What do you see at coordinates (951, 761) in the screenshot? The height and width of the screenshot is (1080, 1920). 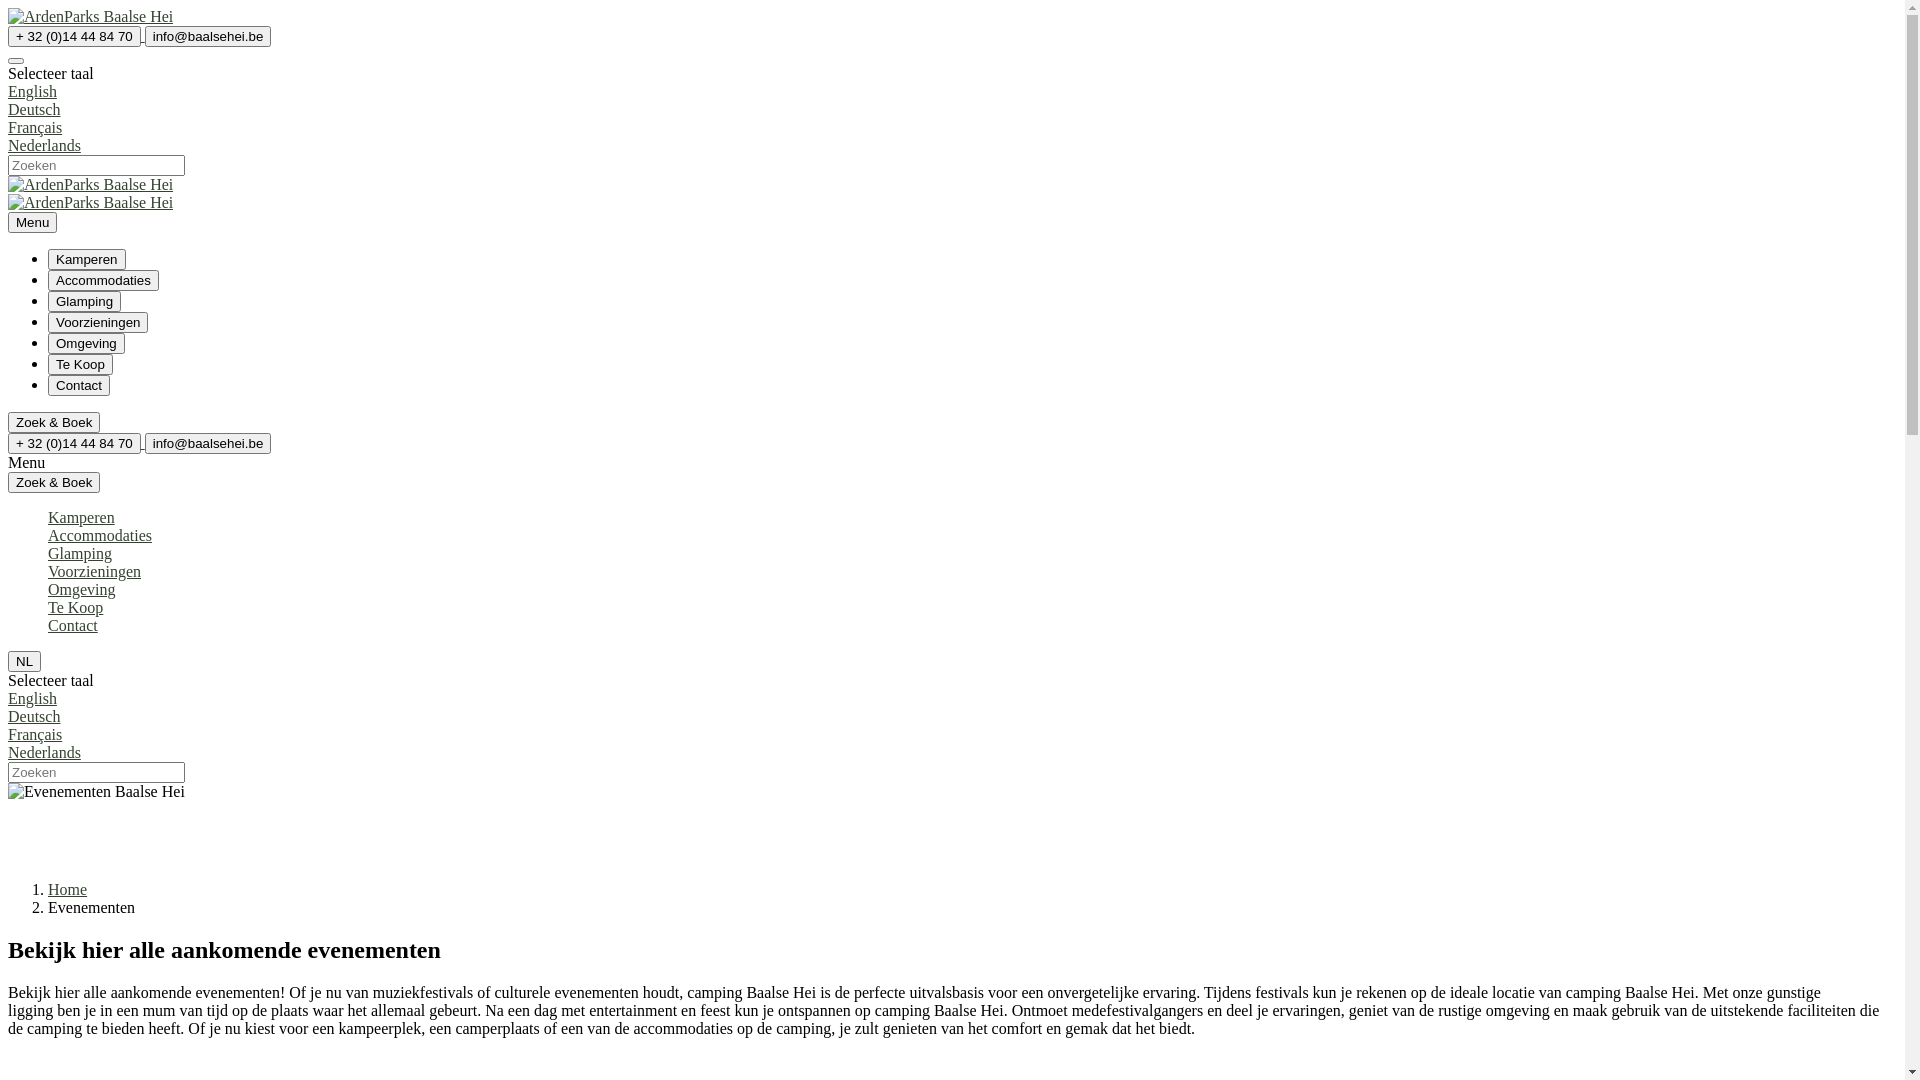 I see `'Nederlands'` at bounding box center [951, 761].